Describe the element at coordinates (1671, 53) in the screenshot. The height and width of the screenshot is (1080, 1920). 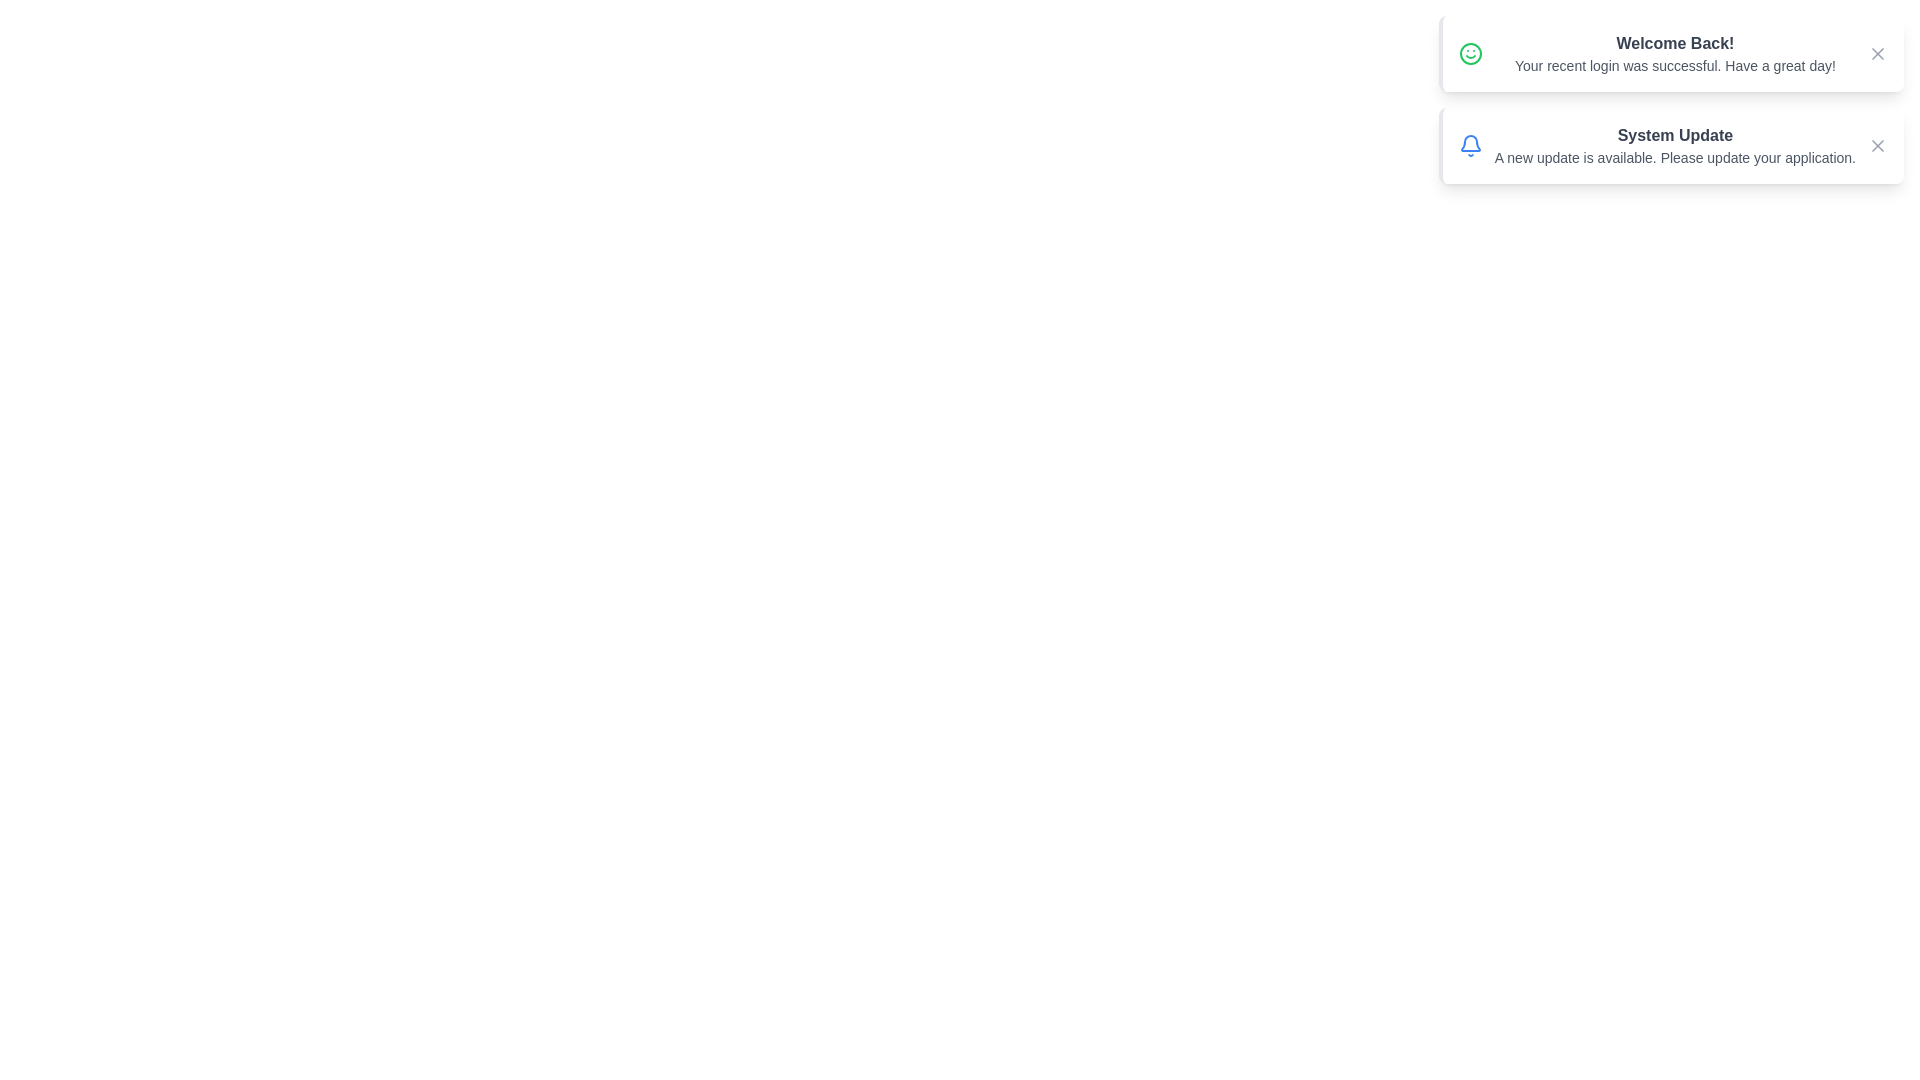
I see `the notification with title 'Welcome Back!'` at that location.